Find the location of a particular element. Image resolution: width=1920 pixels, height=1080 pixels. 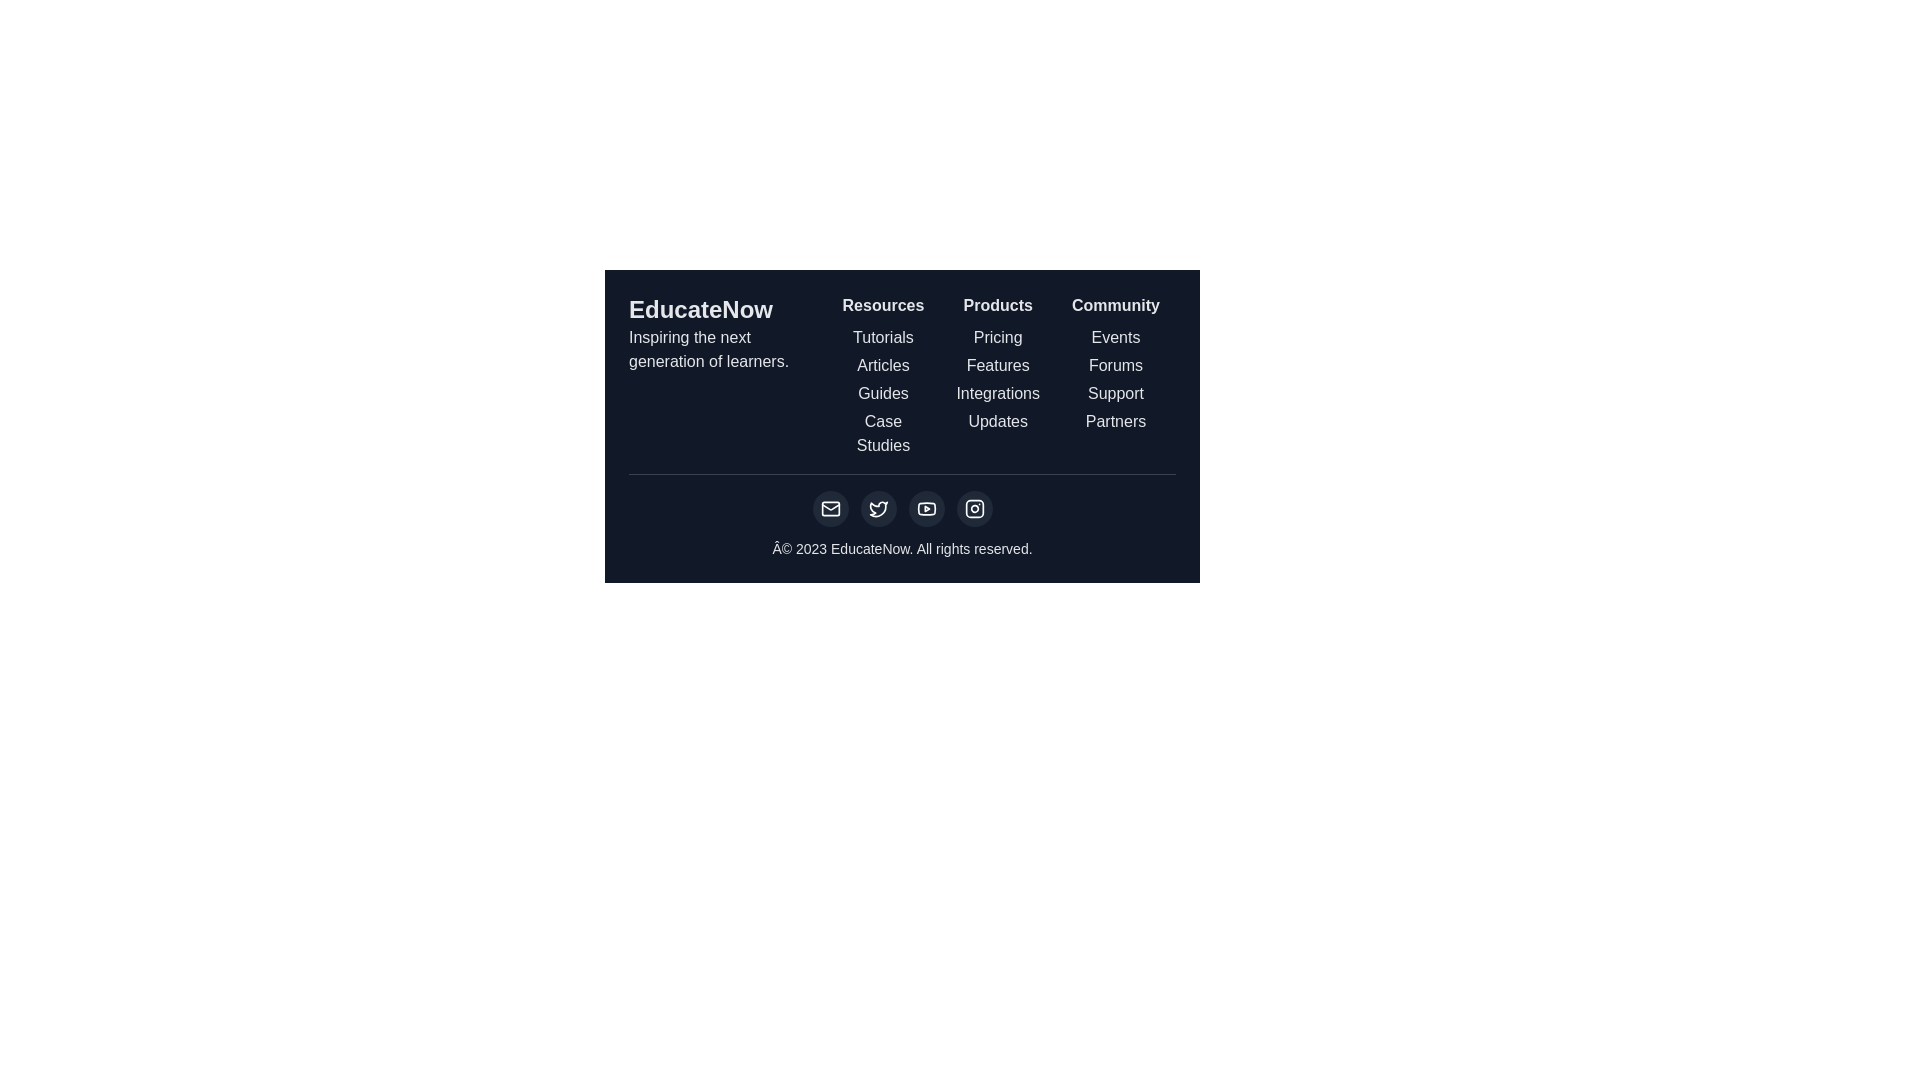

the third text link in the 'Resources' column of the footer is located at coordinates (882, 393).